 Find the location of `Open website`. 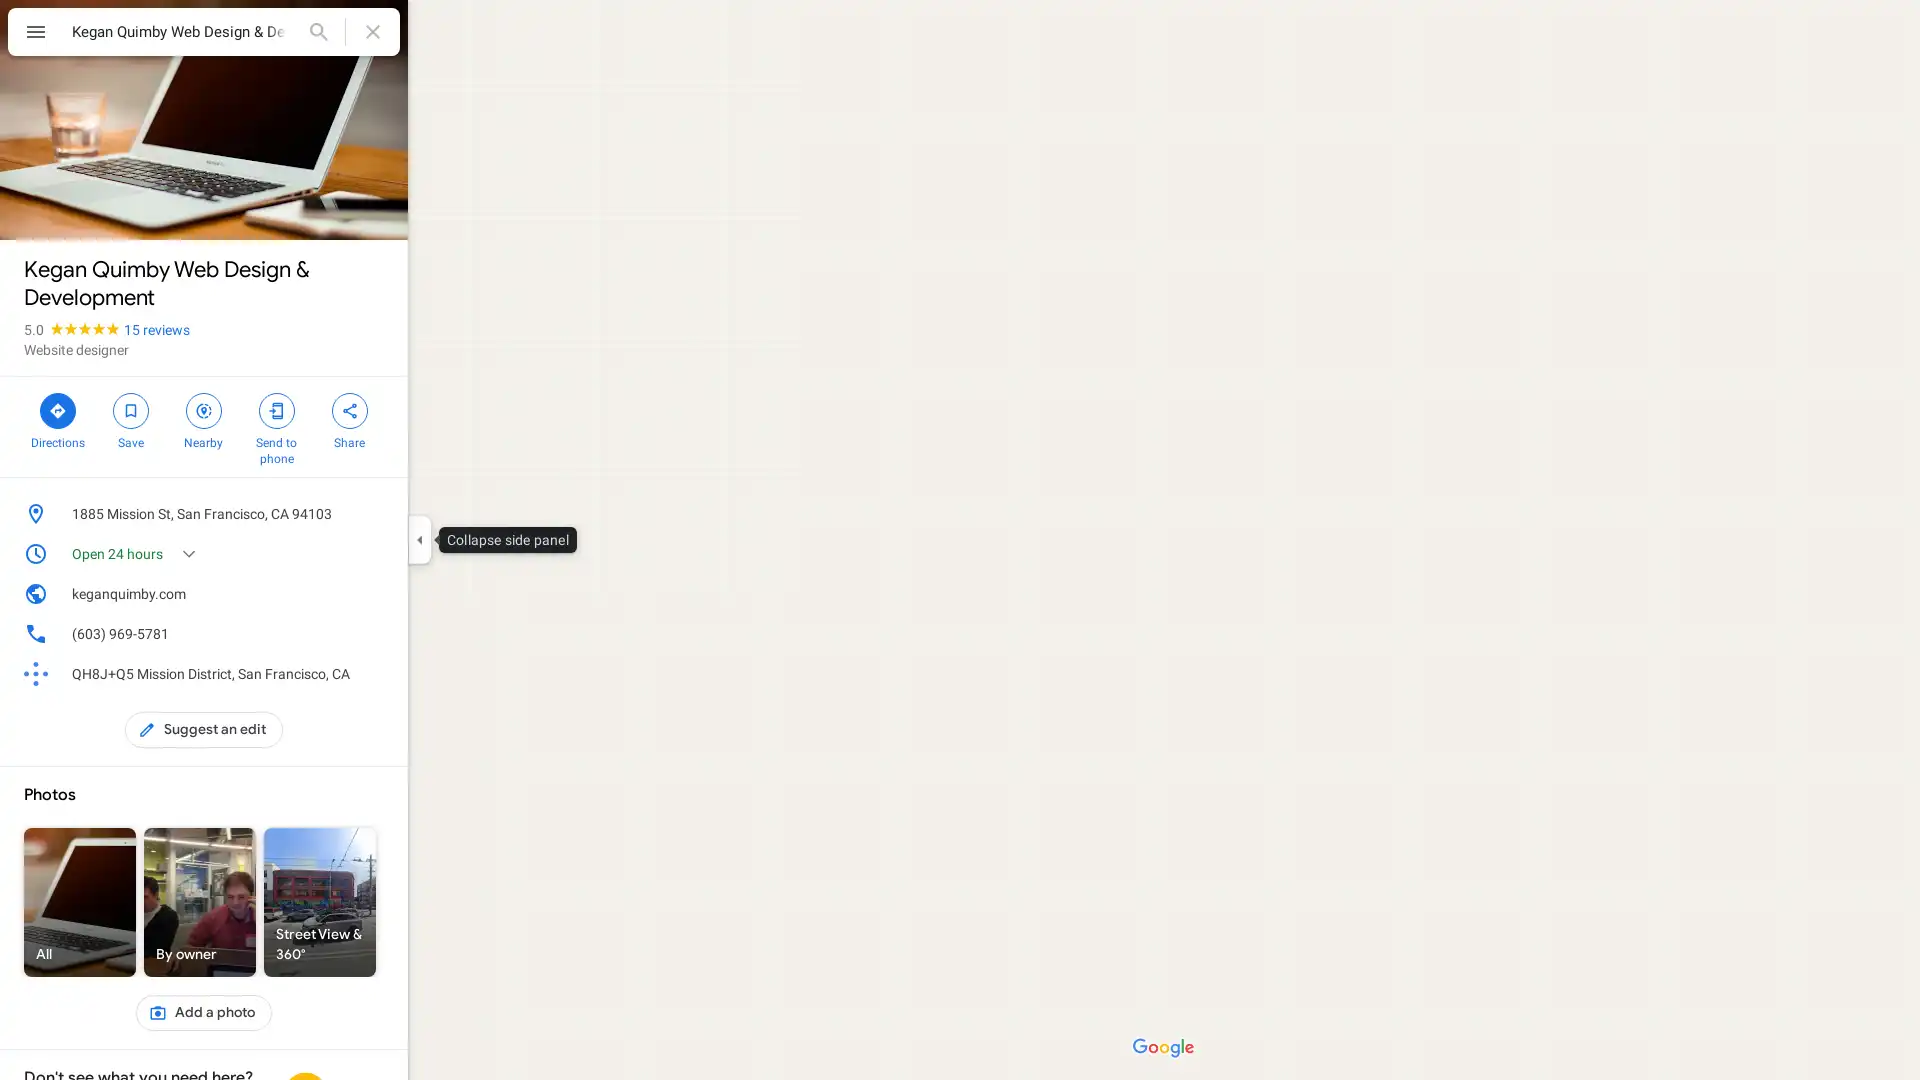

Open website is located at coordinates (344, 593).